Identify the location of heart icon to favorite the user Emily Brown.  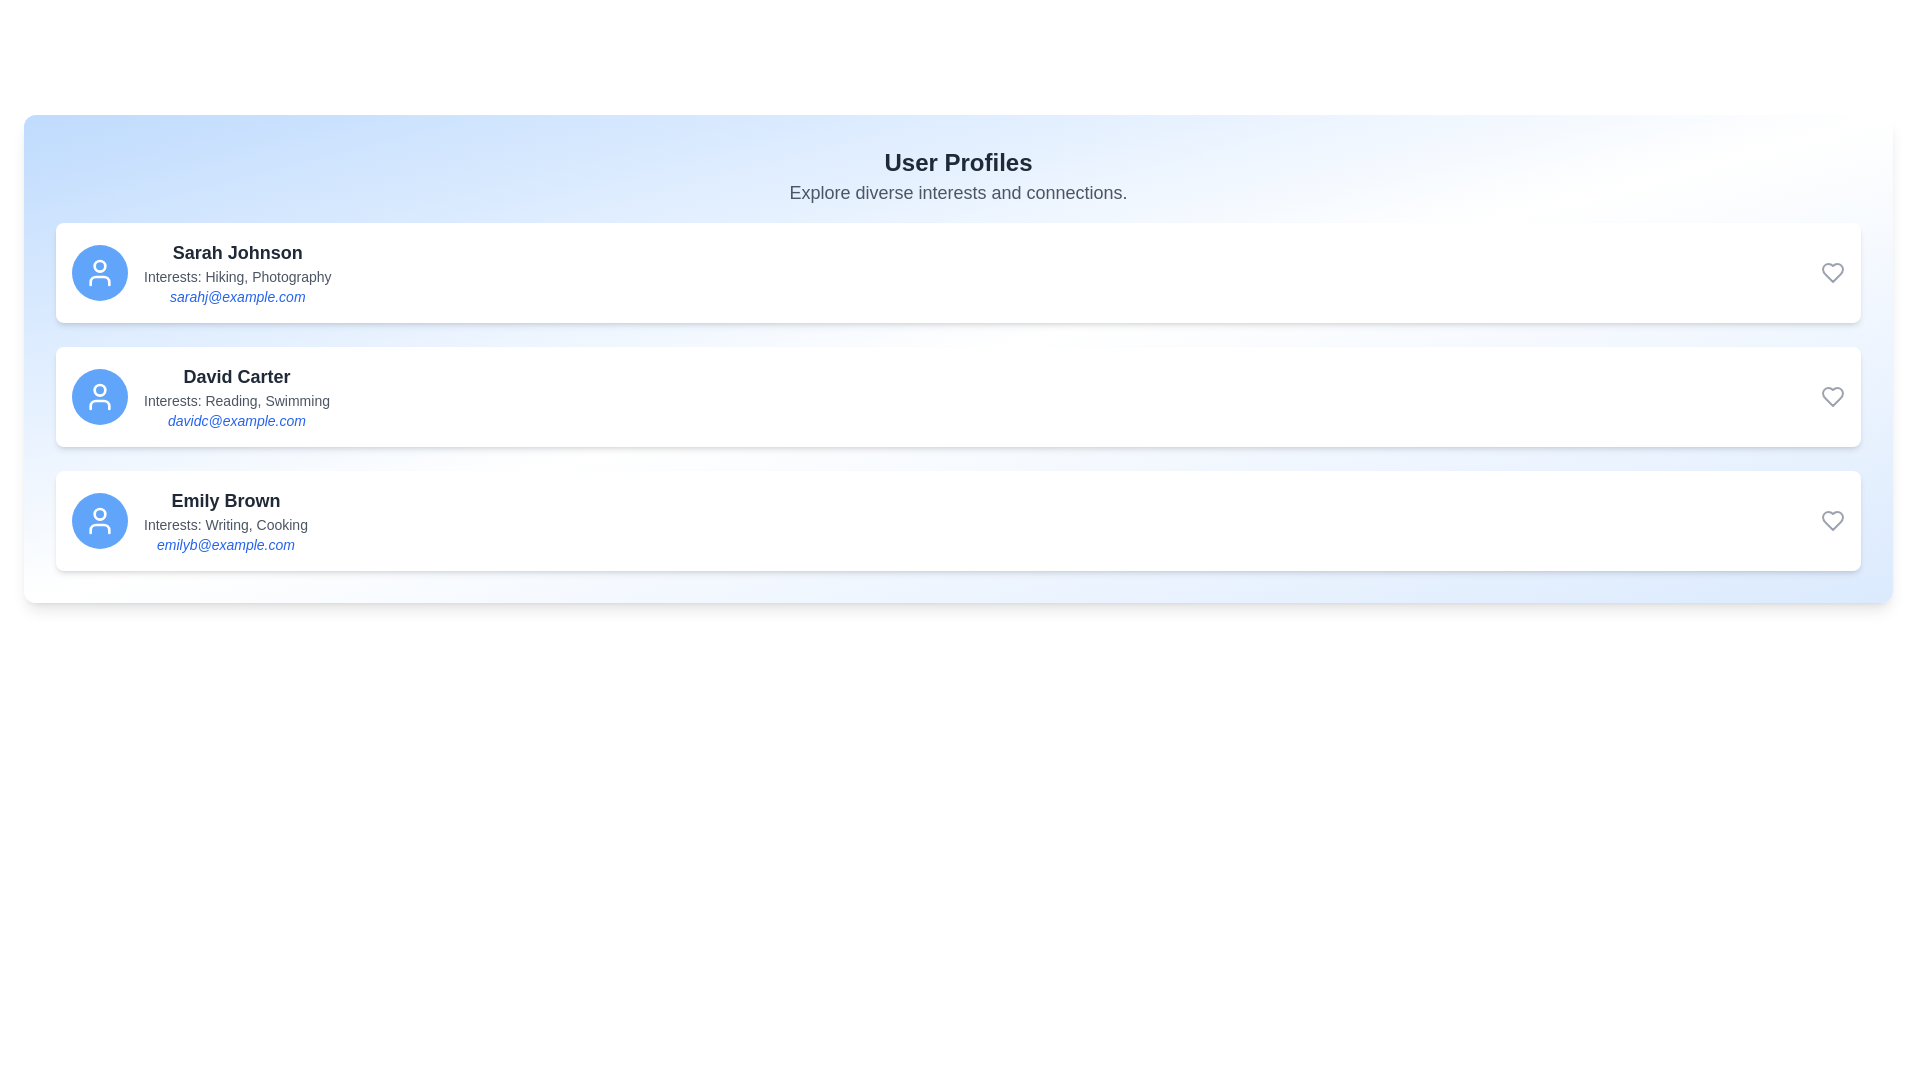
(1833, 519).